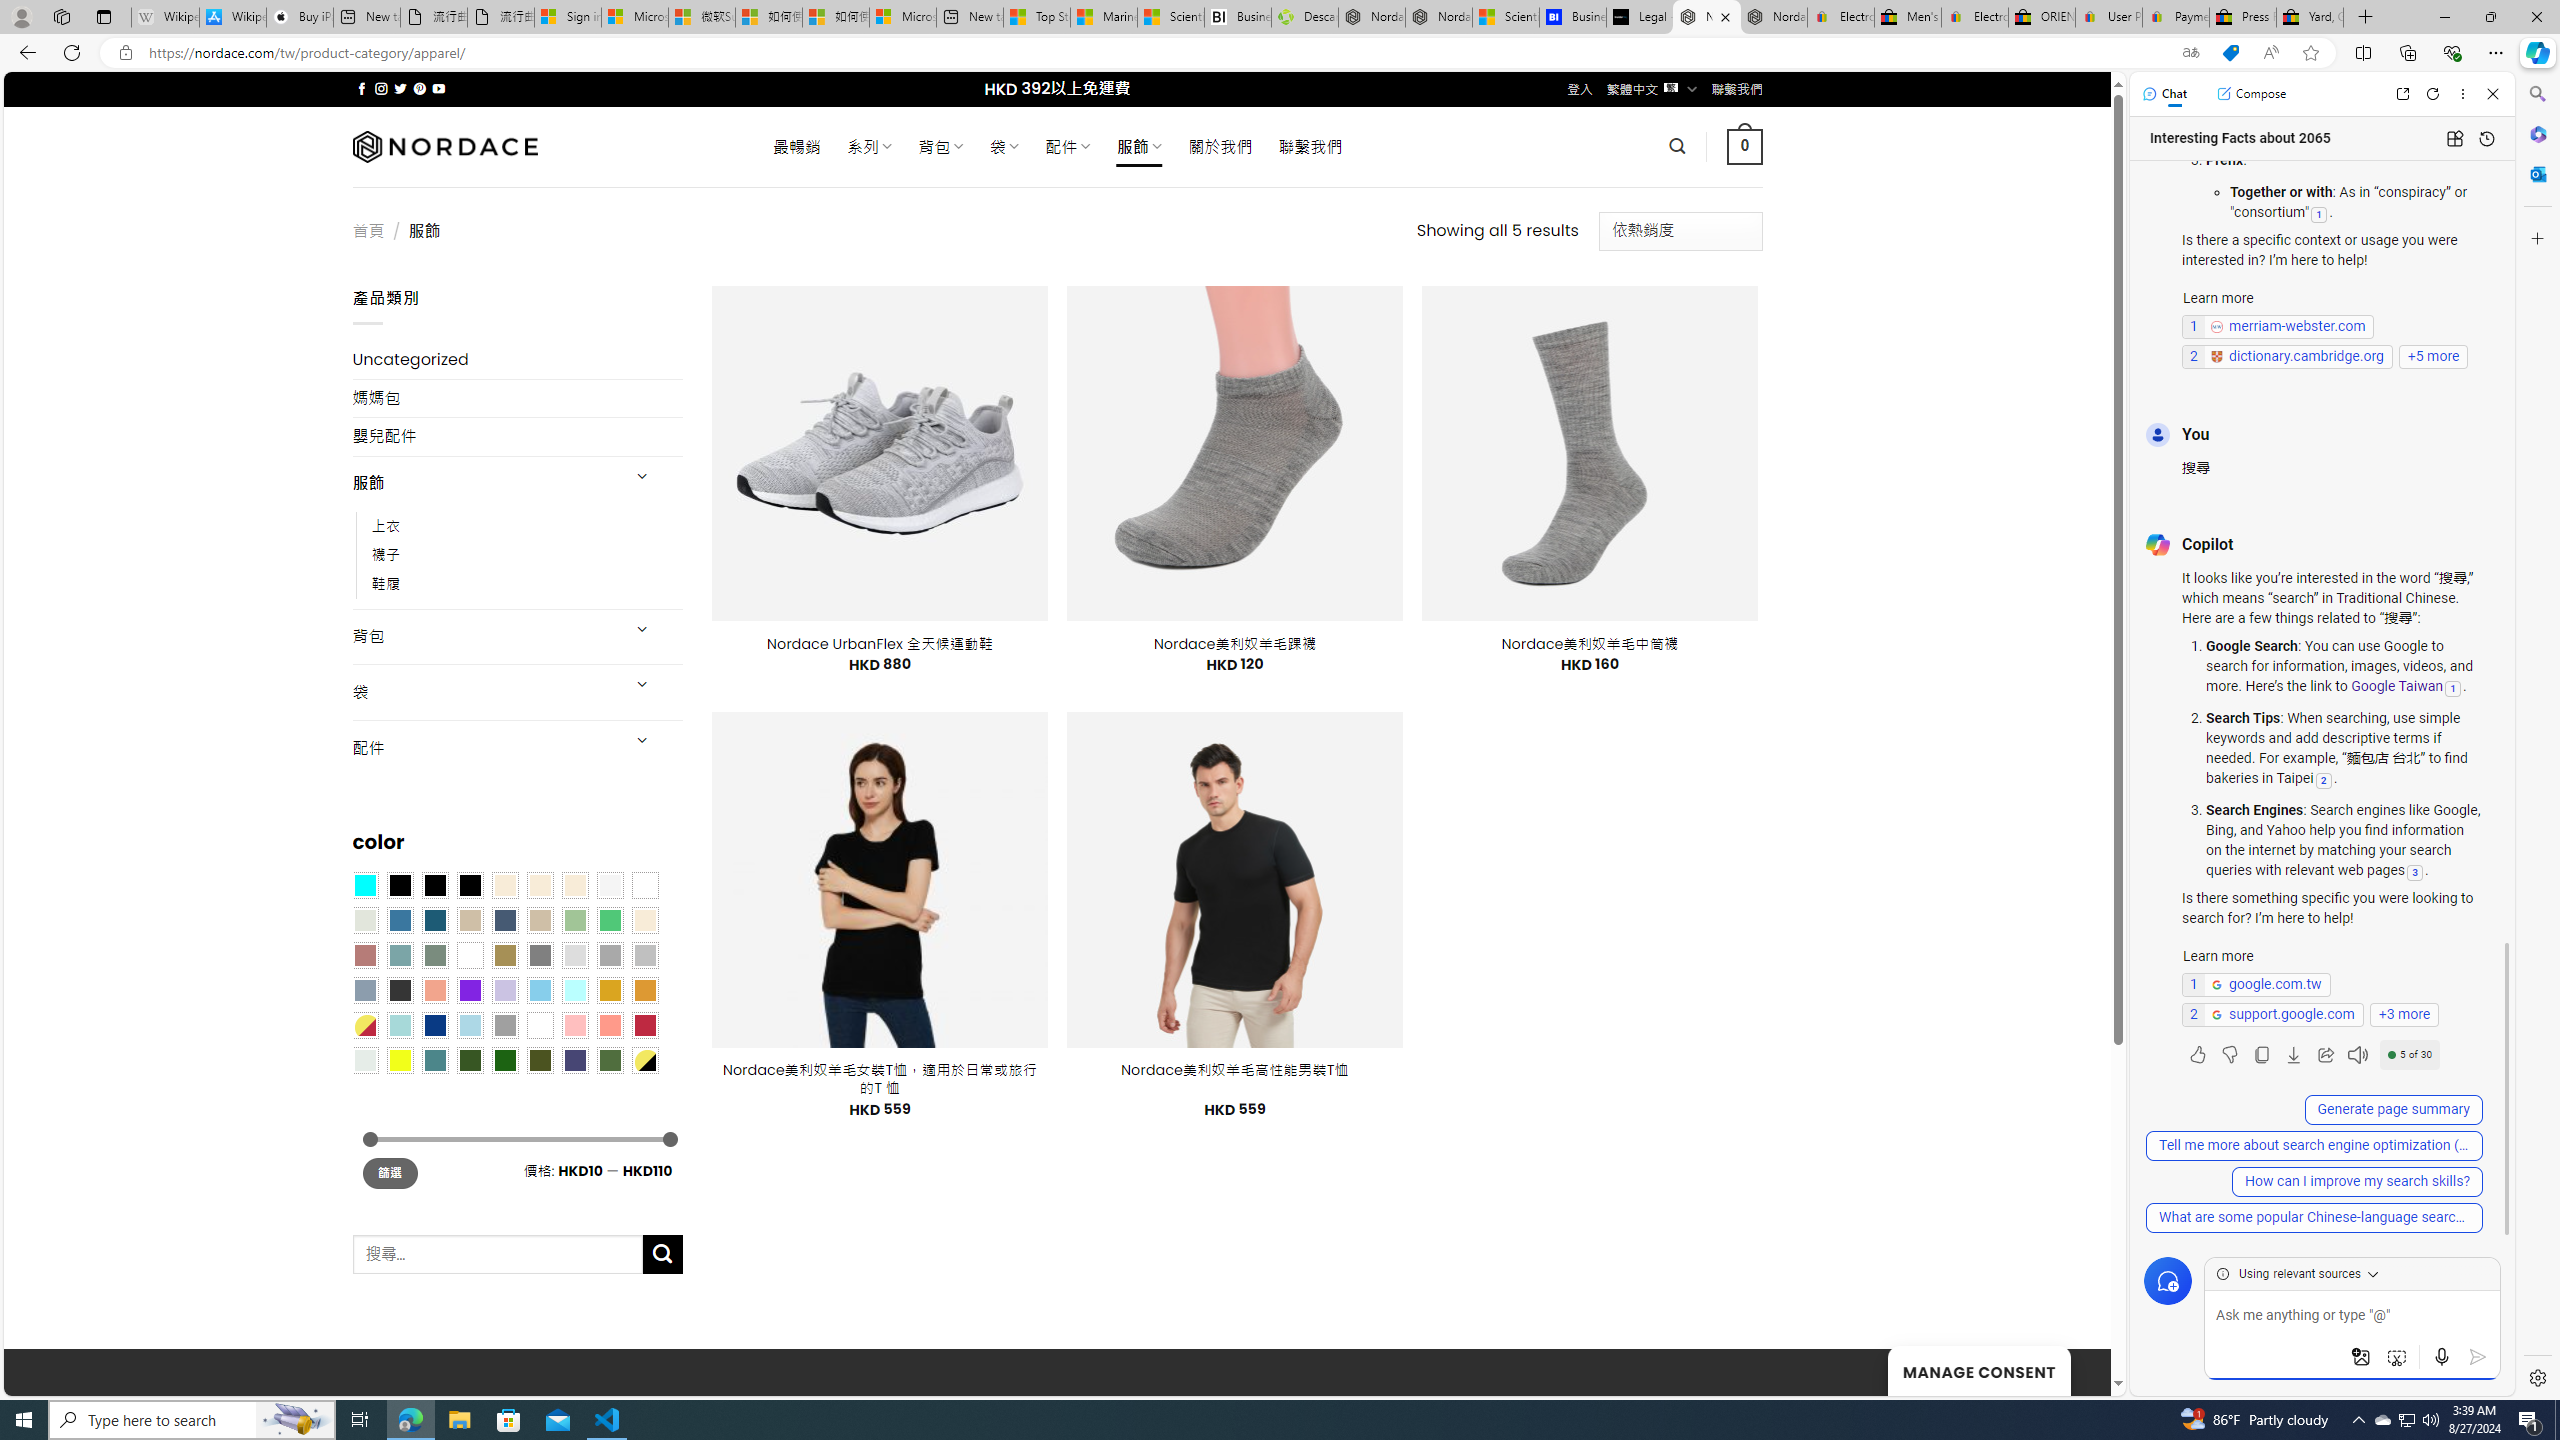  Describe the element at coordinates (517, 360) in the screenshot. I see `'Uncategorized'` at that location.